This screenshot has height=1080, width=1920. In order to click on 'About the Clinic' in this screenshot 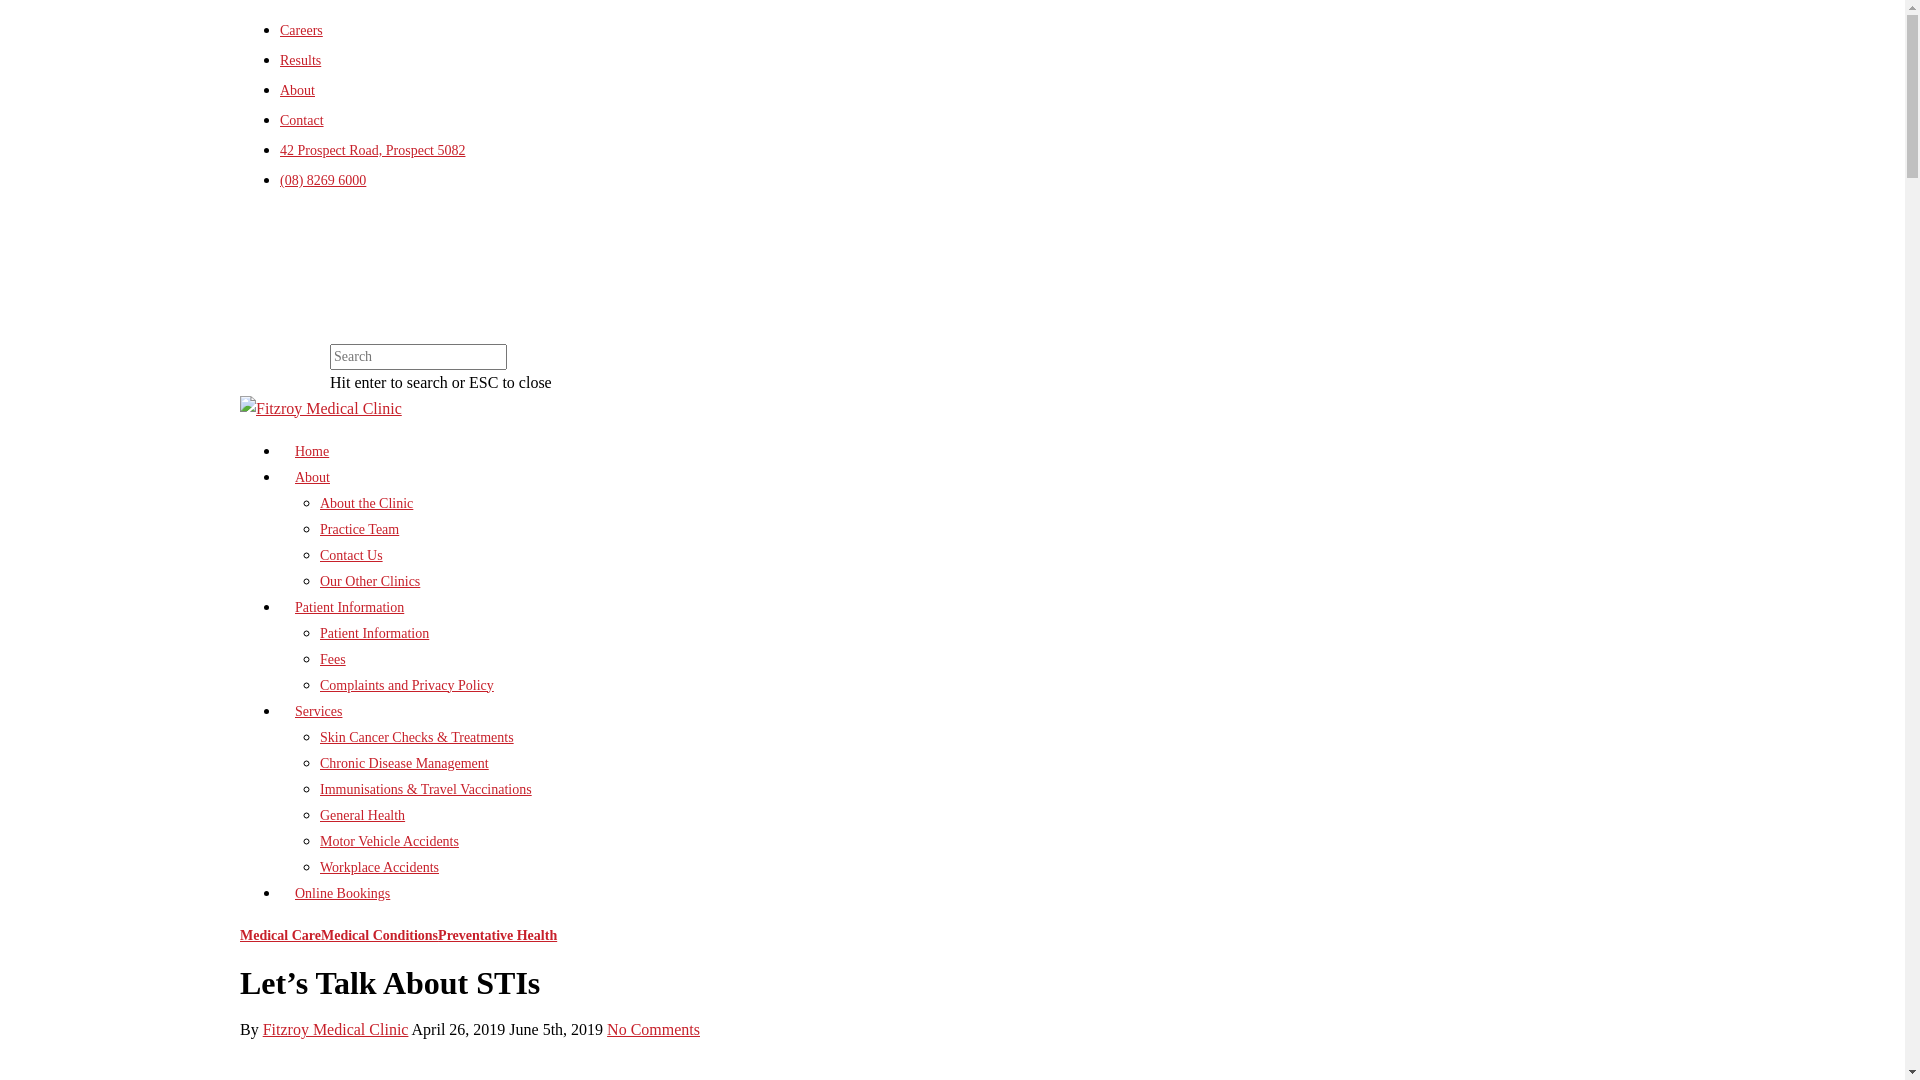, I will do `click(366, 502)`.